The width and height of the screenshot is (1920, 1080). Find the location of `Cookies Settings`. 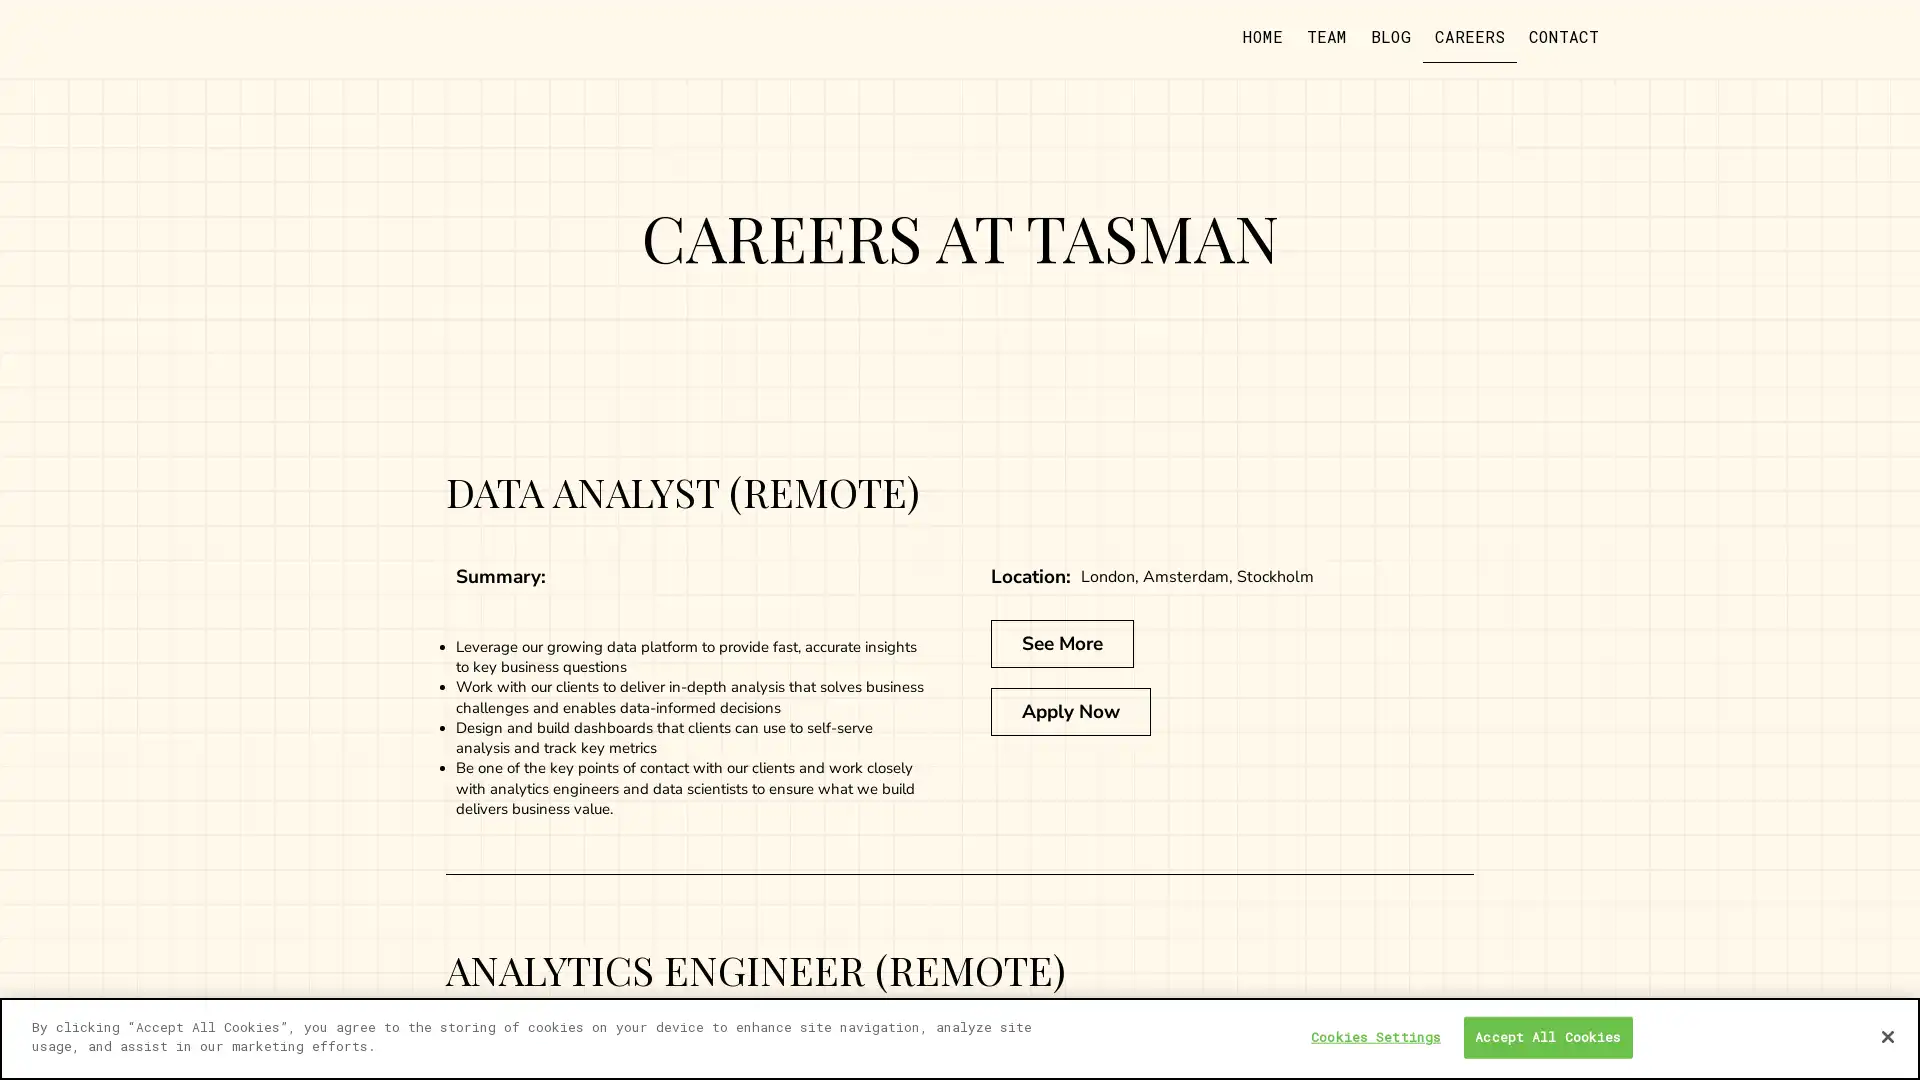

Cookies Settings is located at coordinates (1375, 1036).